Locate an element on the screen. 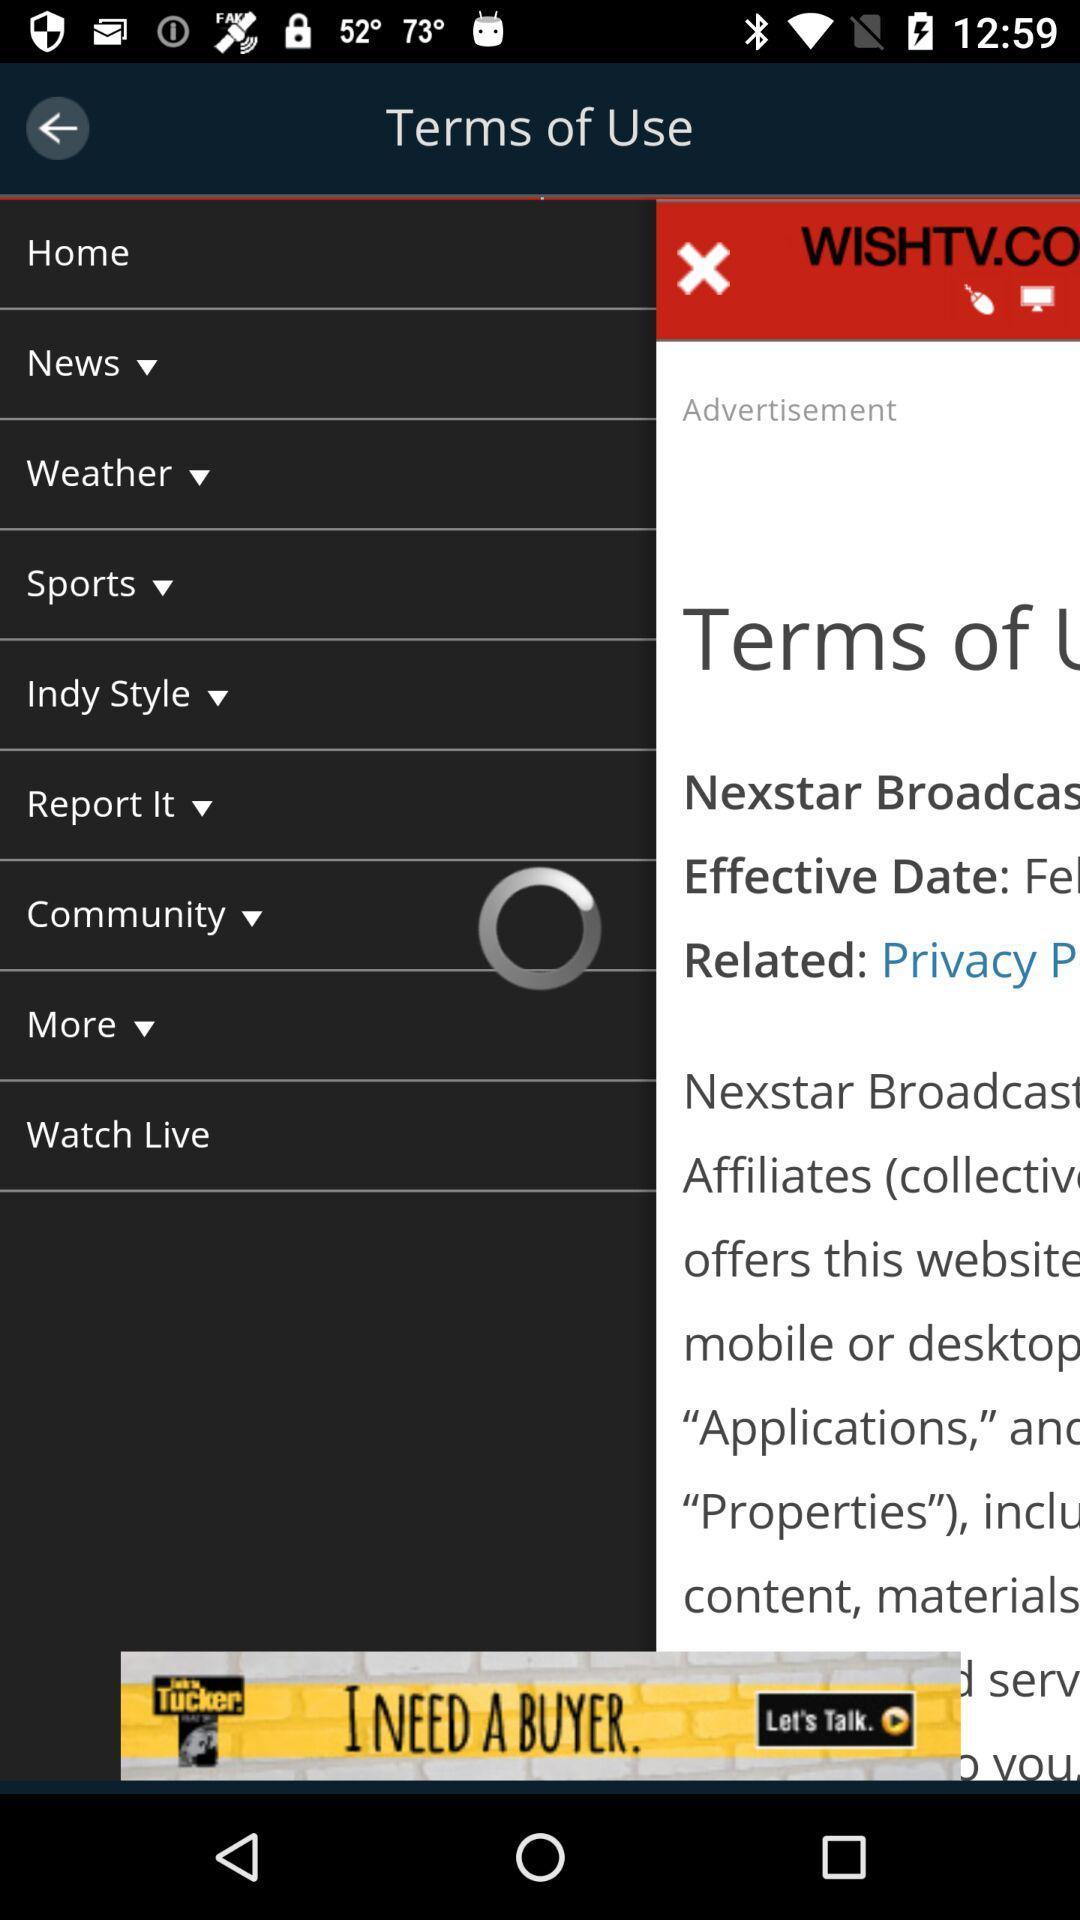 Image resolution: width=1080 pixels, height=1920 pixels. the arrow_backward icon is located at coordinates (56, 127).